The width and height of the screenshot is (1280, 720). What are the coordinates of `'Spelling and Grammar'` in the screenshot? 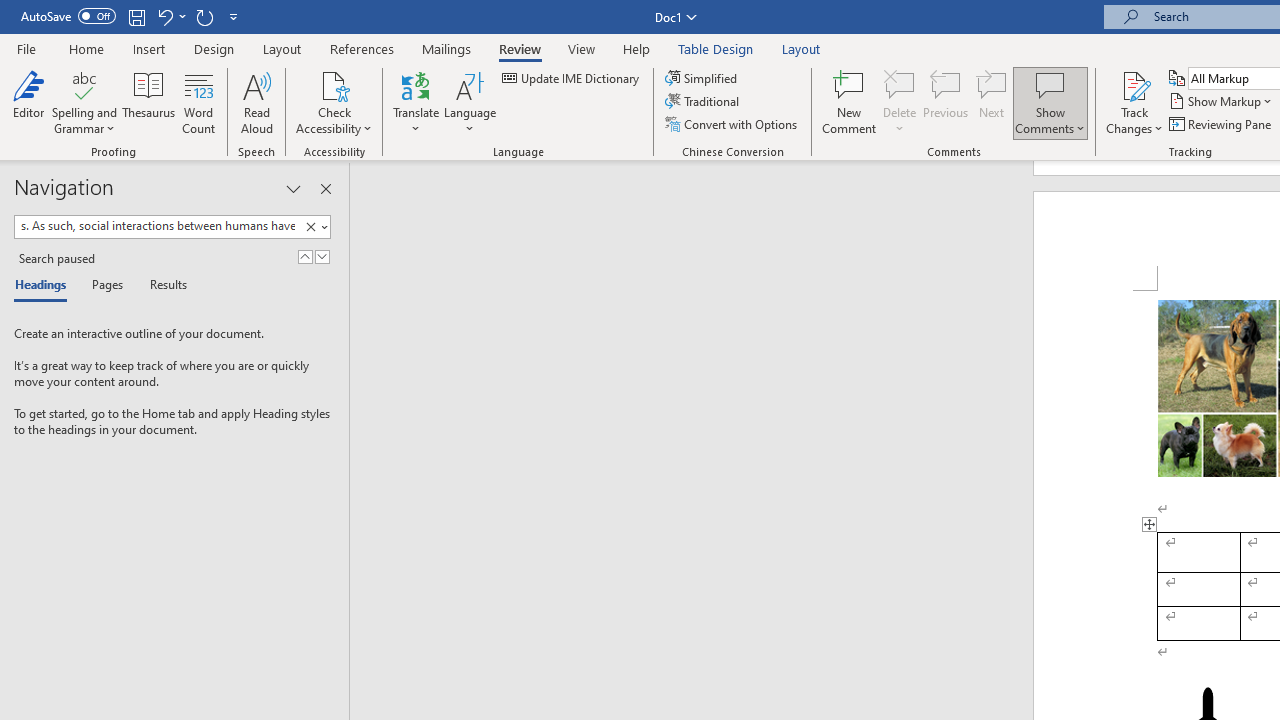 It's located at (84, 103).